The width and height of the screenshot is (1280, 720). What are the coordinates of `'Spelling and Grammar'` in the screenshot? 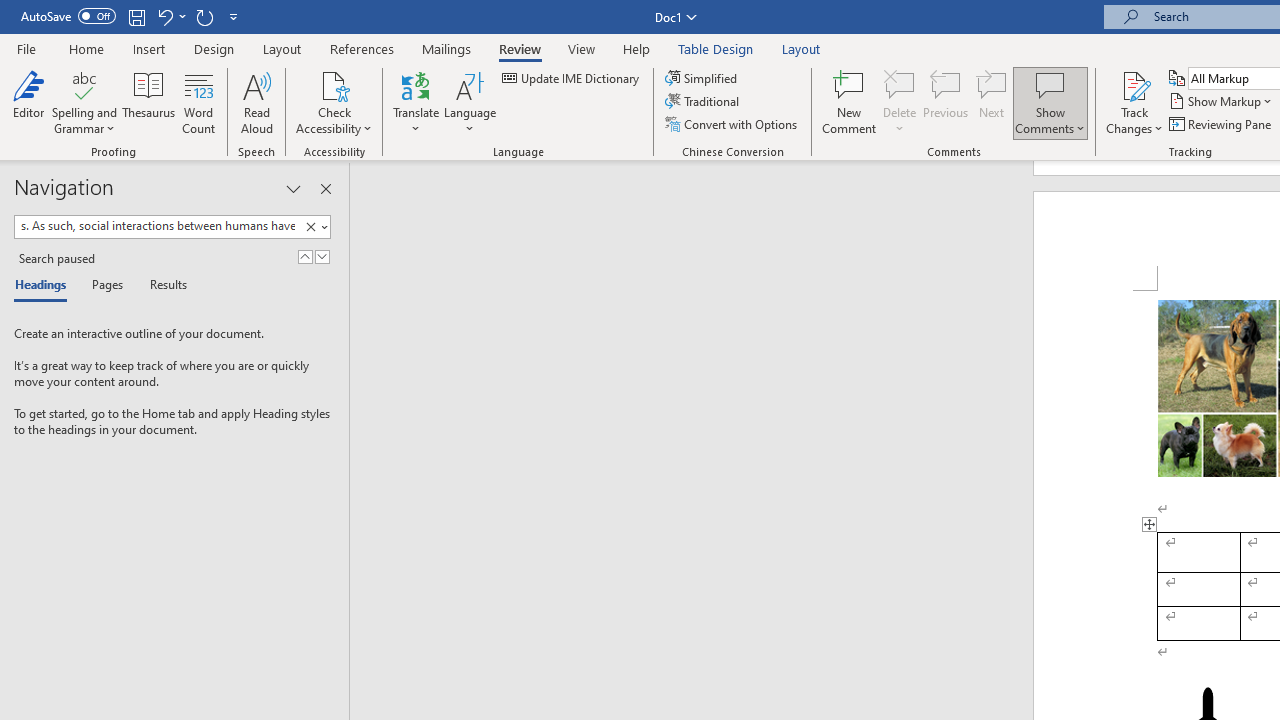 It's located at (84, 103).